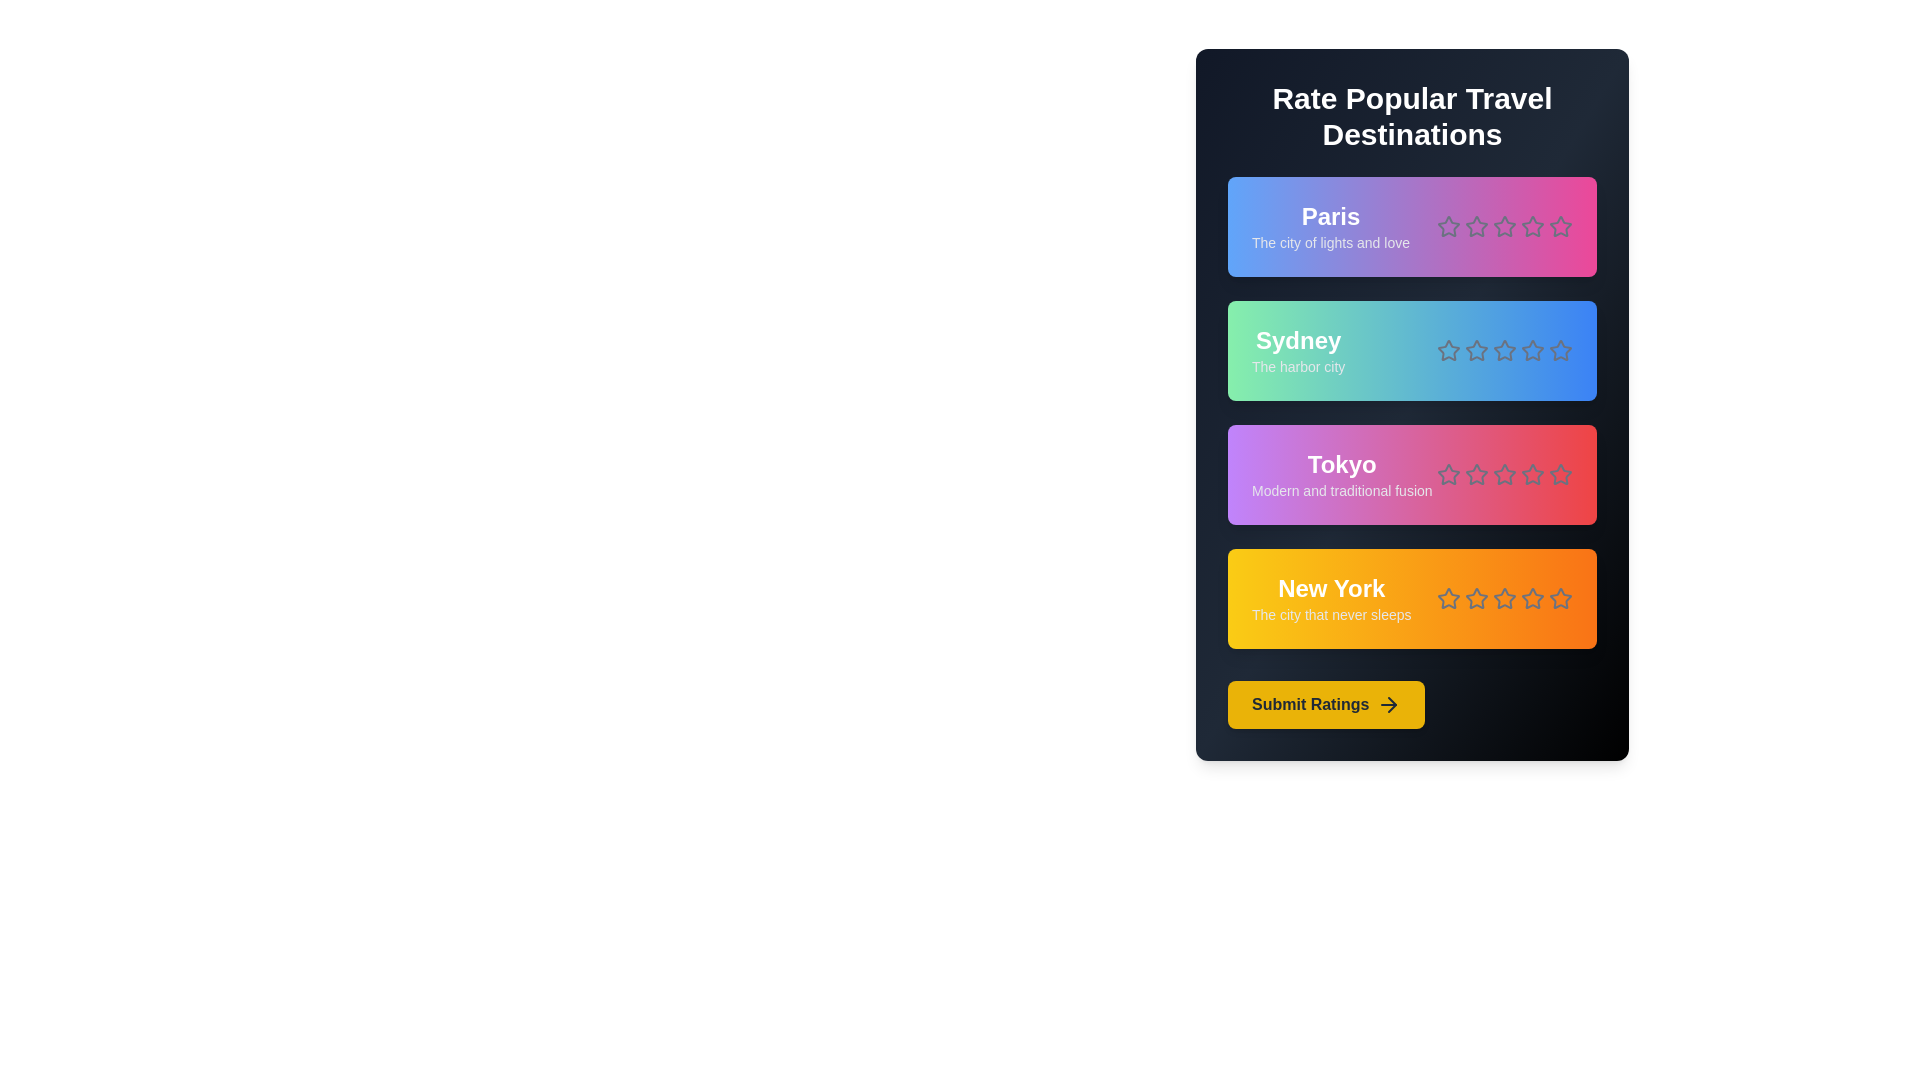 The image size is (1920, 1080). Describe the element at coordinates (1326, 704) in the screenshot. I see `the 'Submit Ratings' button to submit the ratings` at that location.